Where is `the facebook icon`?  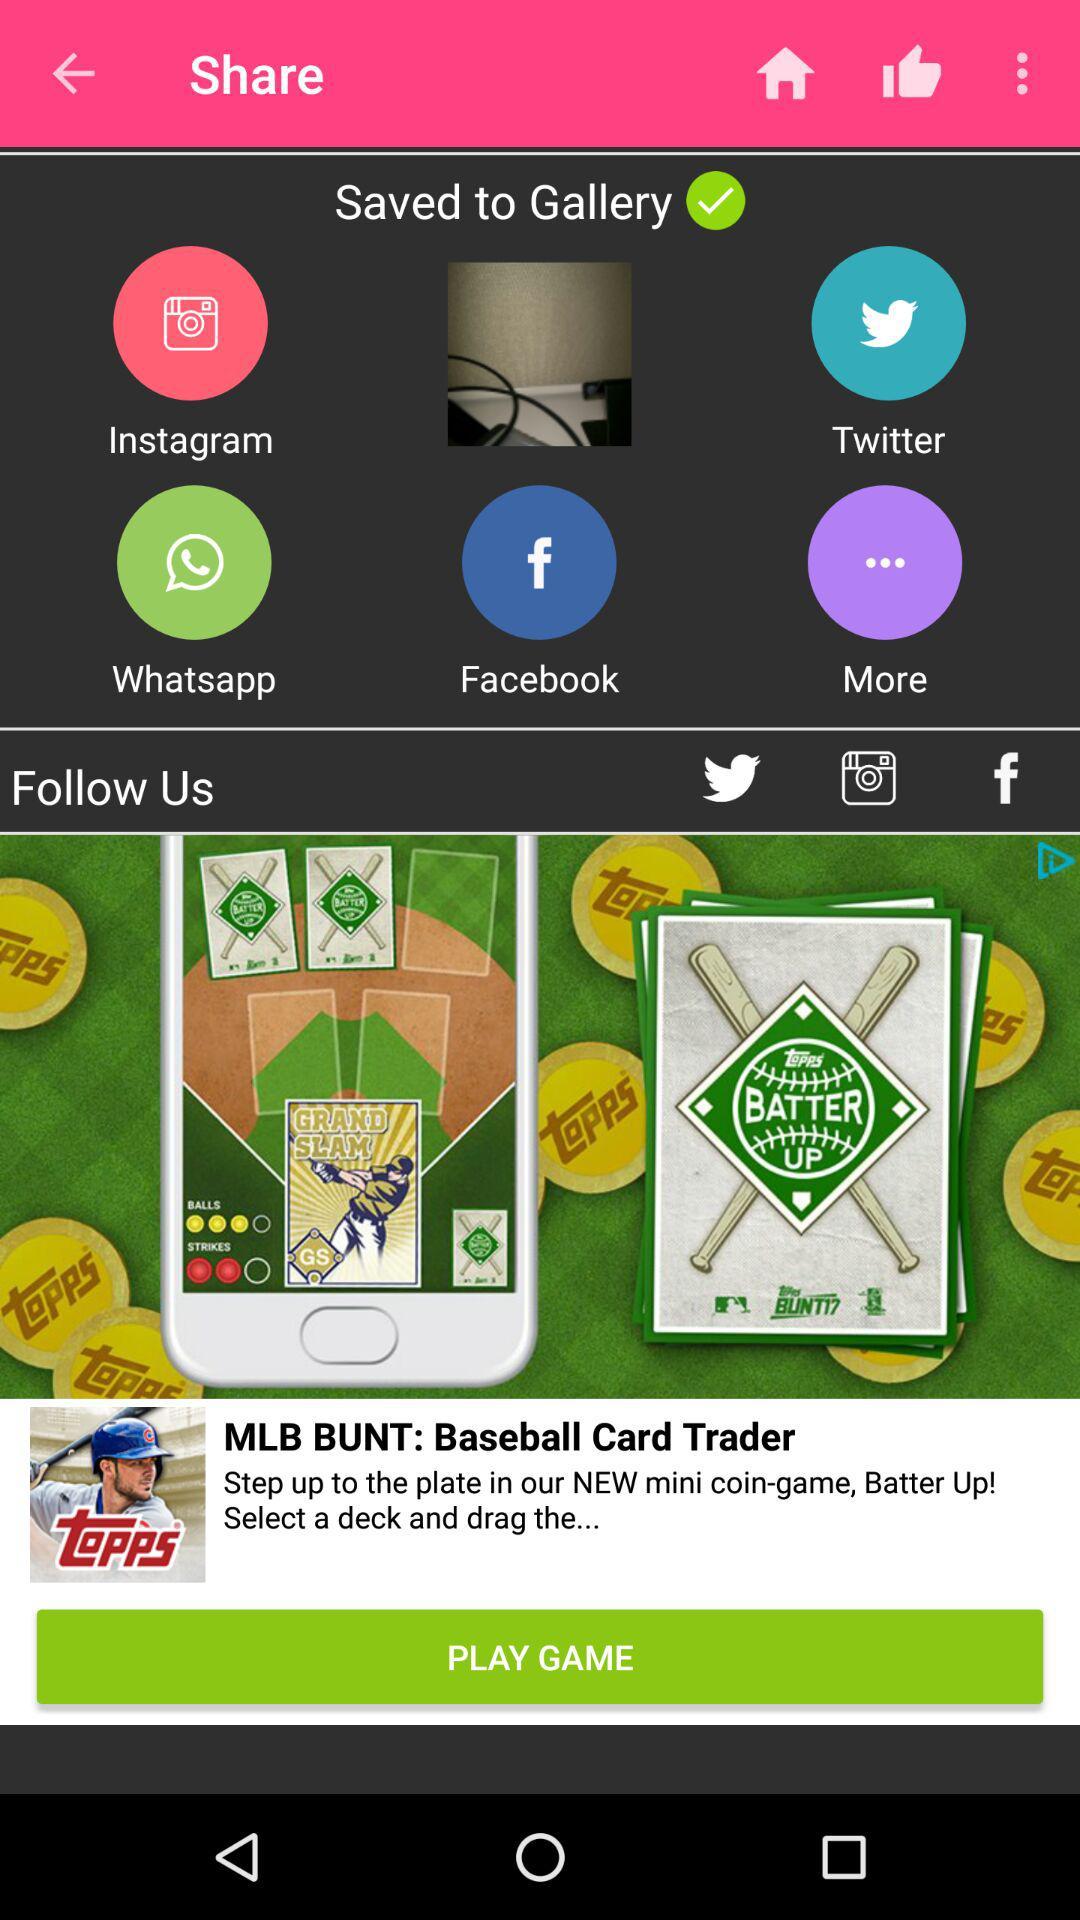
the facebook icon is located at coordinates (1006, 777).